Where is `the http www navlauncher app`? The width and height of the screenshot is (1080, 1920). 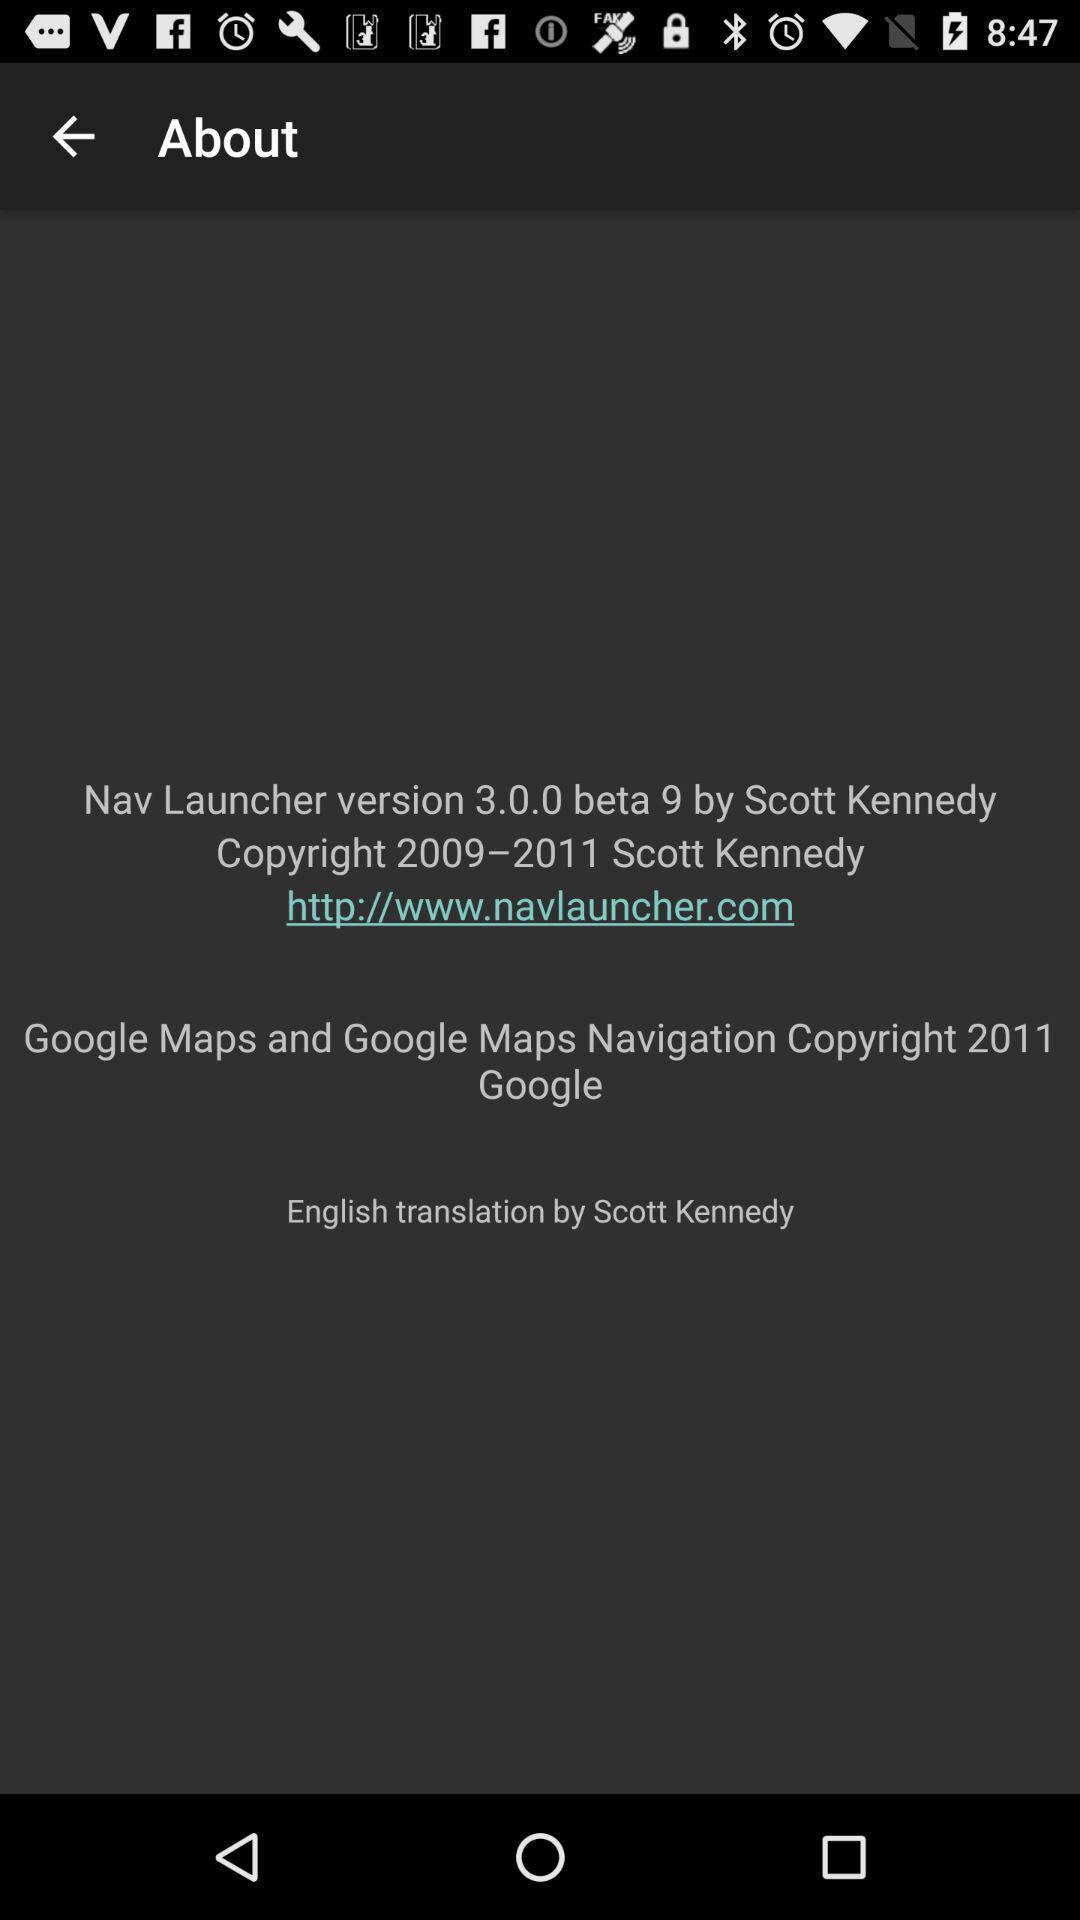 the http www navlauncher app is located at coordinates (540, 943).